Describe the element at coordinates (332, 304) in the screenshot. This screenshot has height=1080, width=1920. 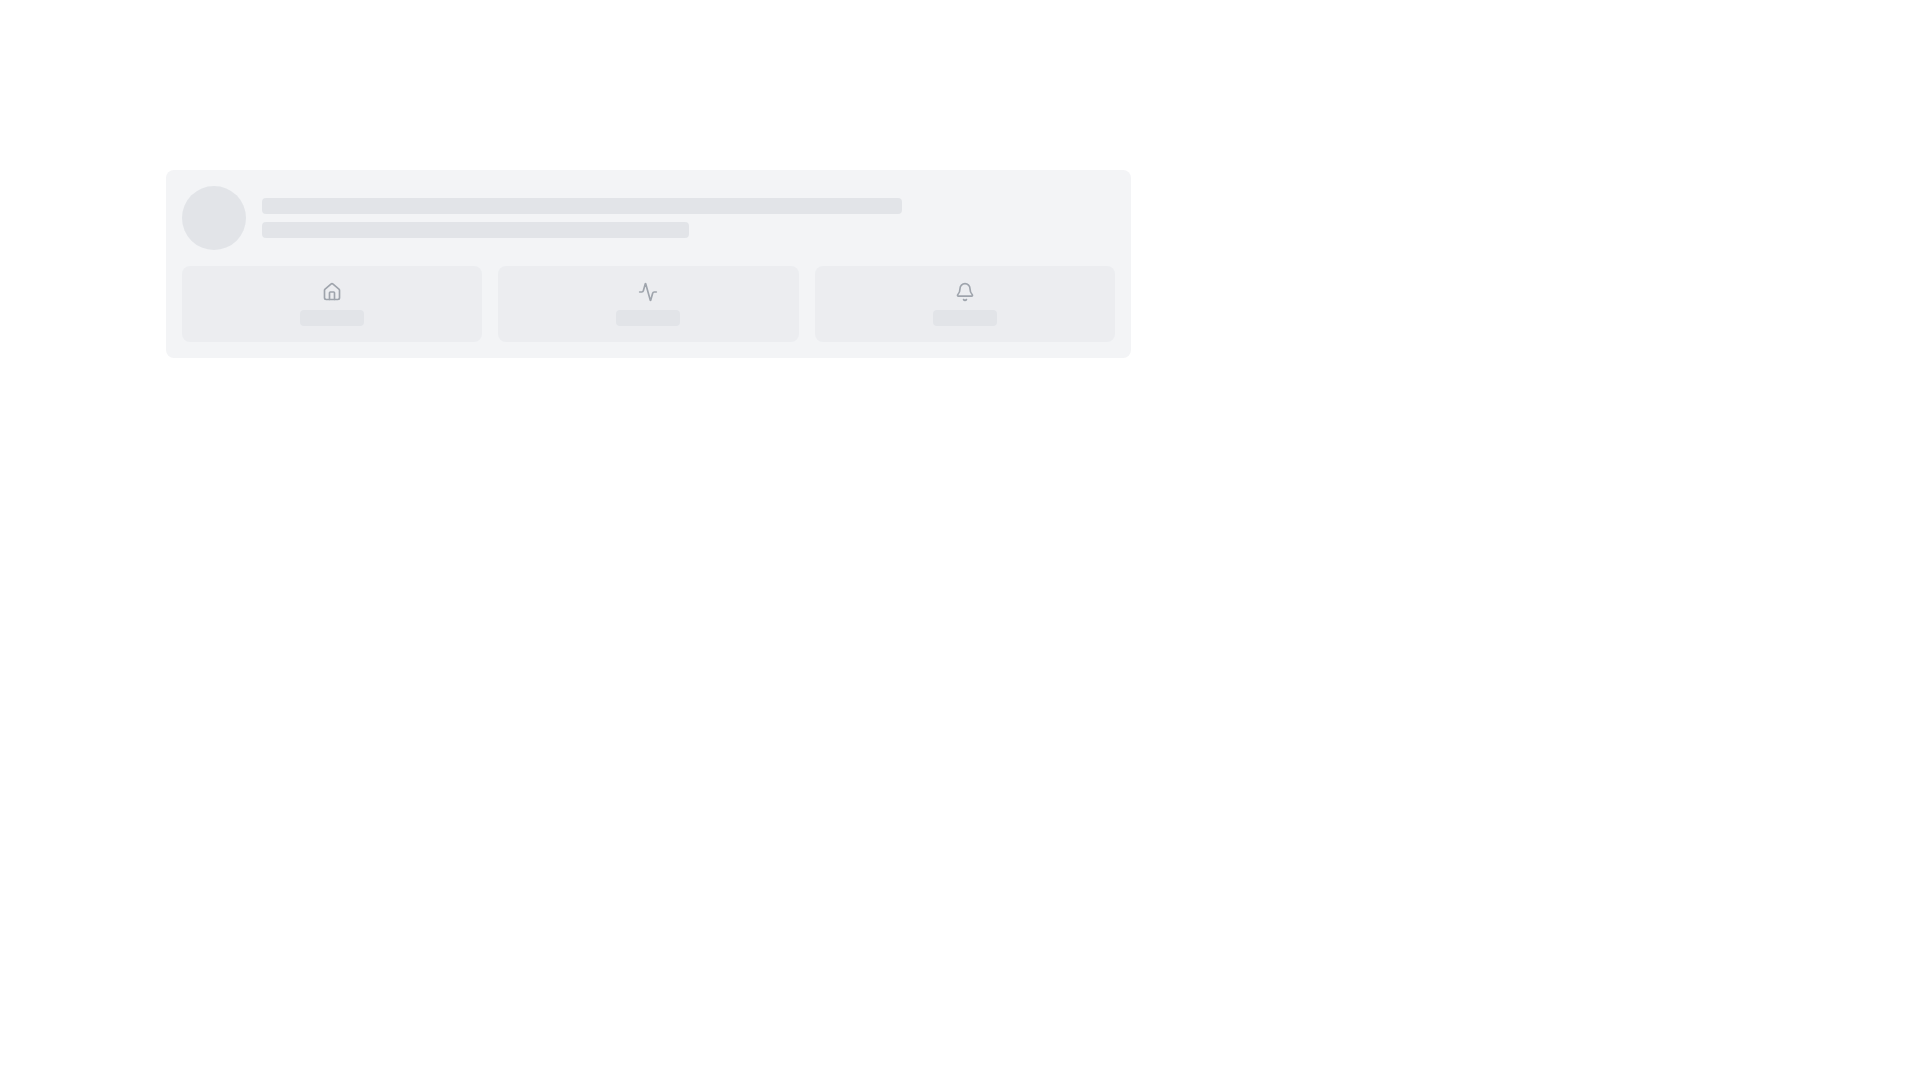
I see `the first card component in the grid layout, which serves as a placeholder or loading state indicator` at that location.